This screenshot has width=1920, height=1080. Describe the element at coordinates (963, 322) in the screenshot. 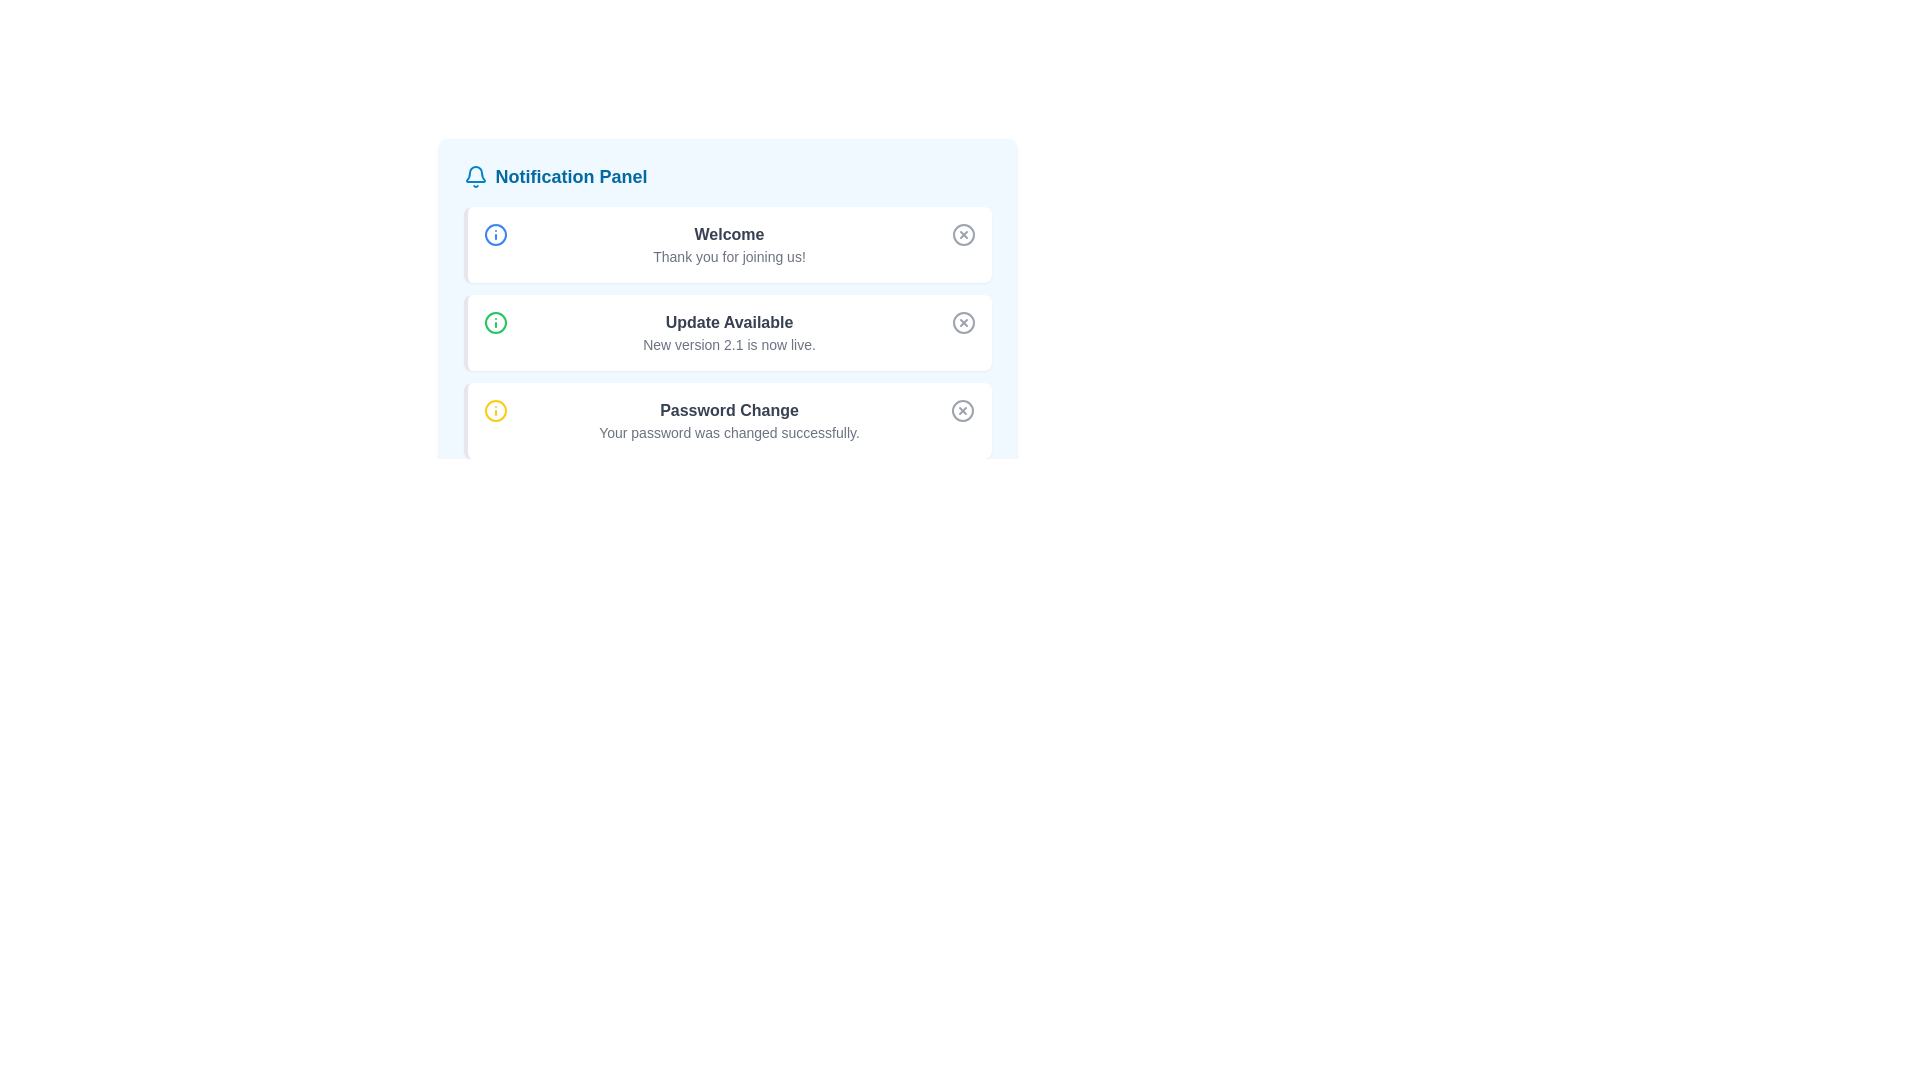

I see `the SVG Circle Shape that is part of the notification panel's close button, which has a stroke and no fill color, and is positioned around the third notification item` at that location.